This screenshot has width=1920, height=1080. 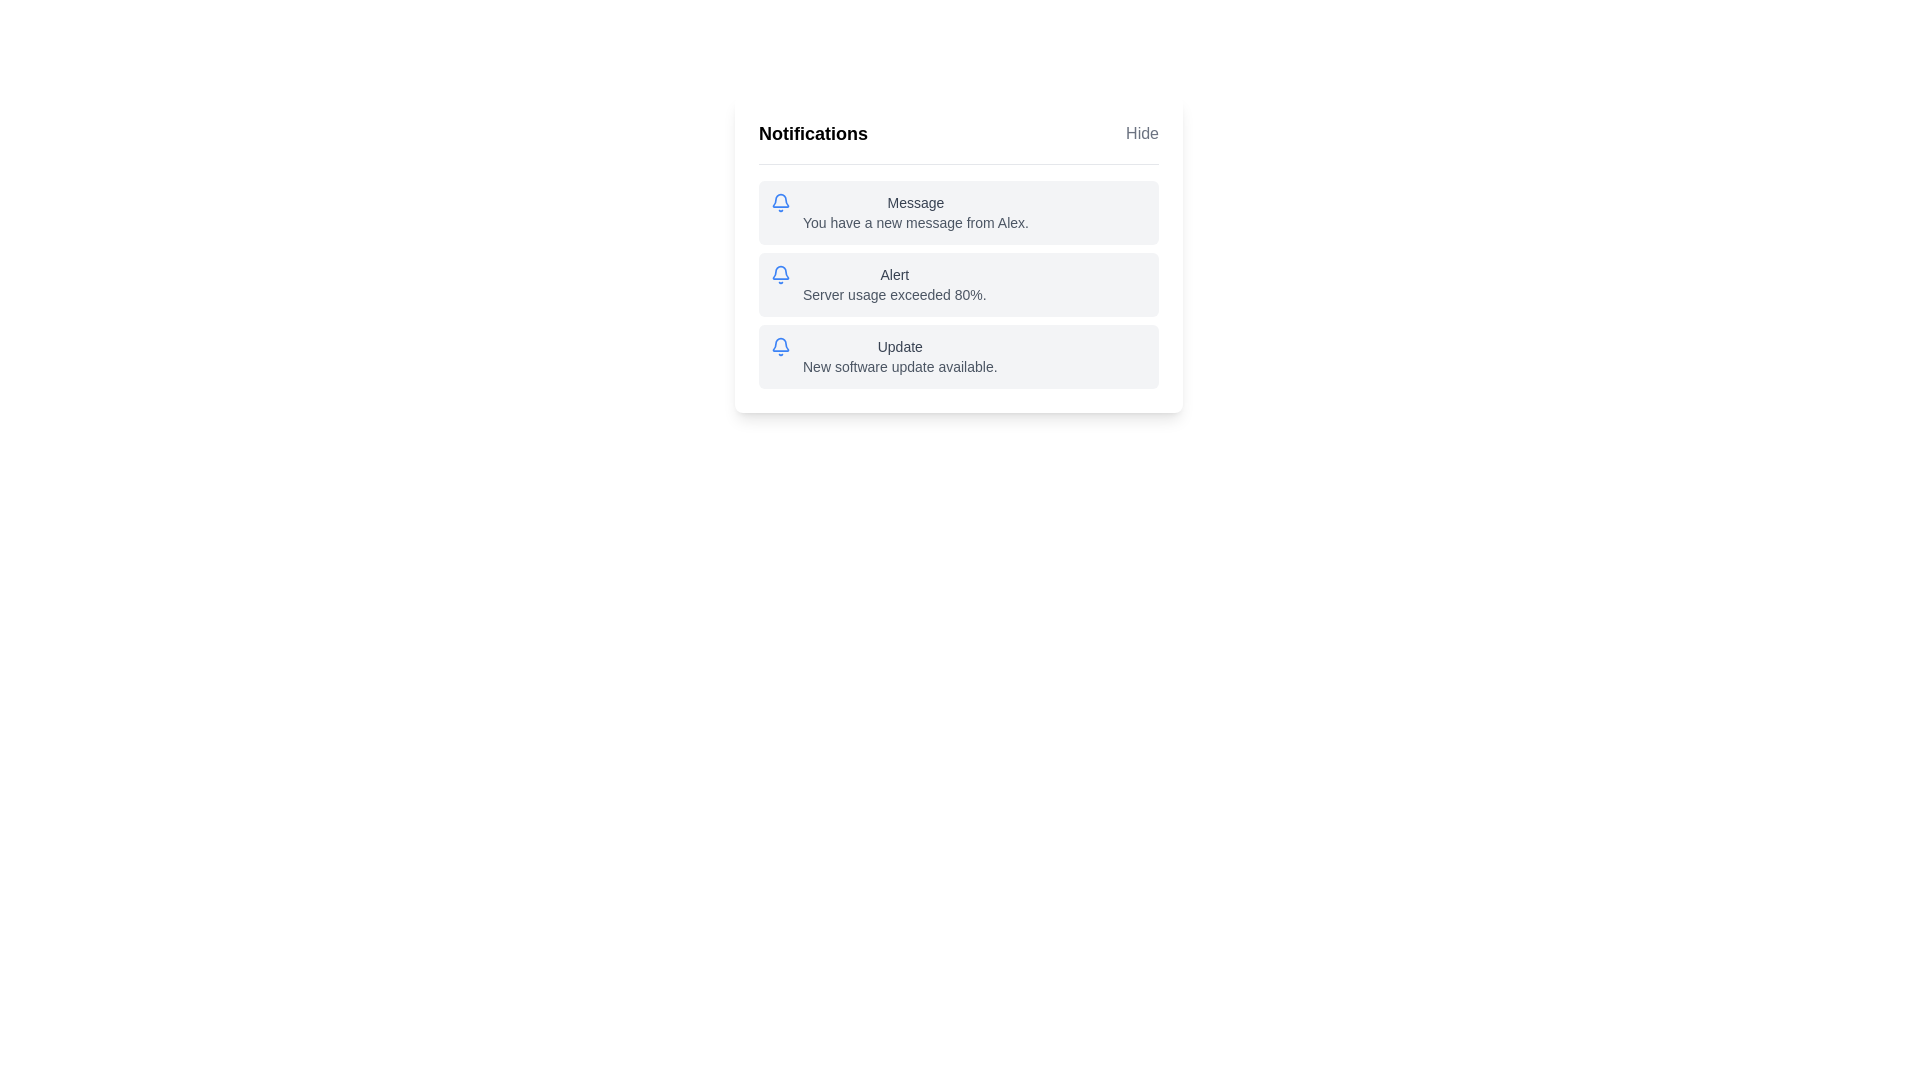 What do you see at coordinates (893, 294) in the screenshot?
I see `the text label stating 'Server usage exceeded 80%' which is located below the title 'Alert' within the notification card` at bounding box center [893, 294].